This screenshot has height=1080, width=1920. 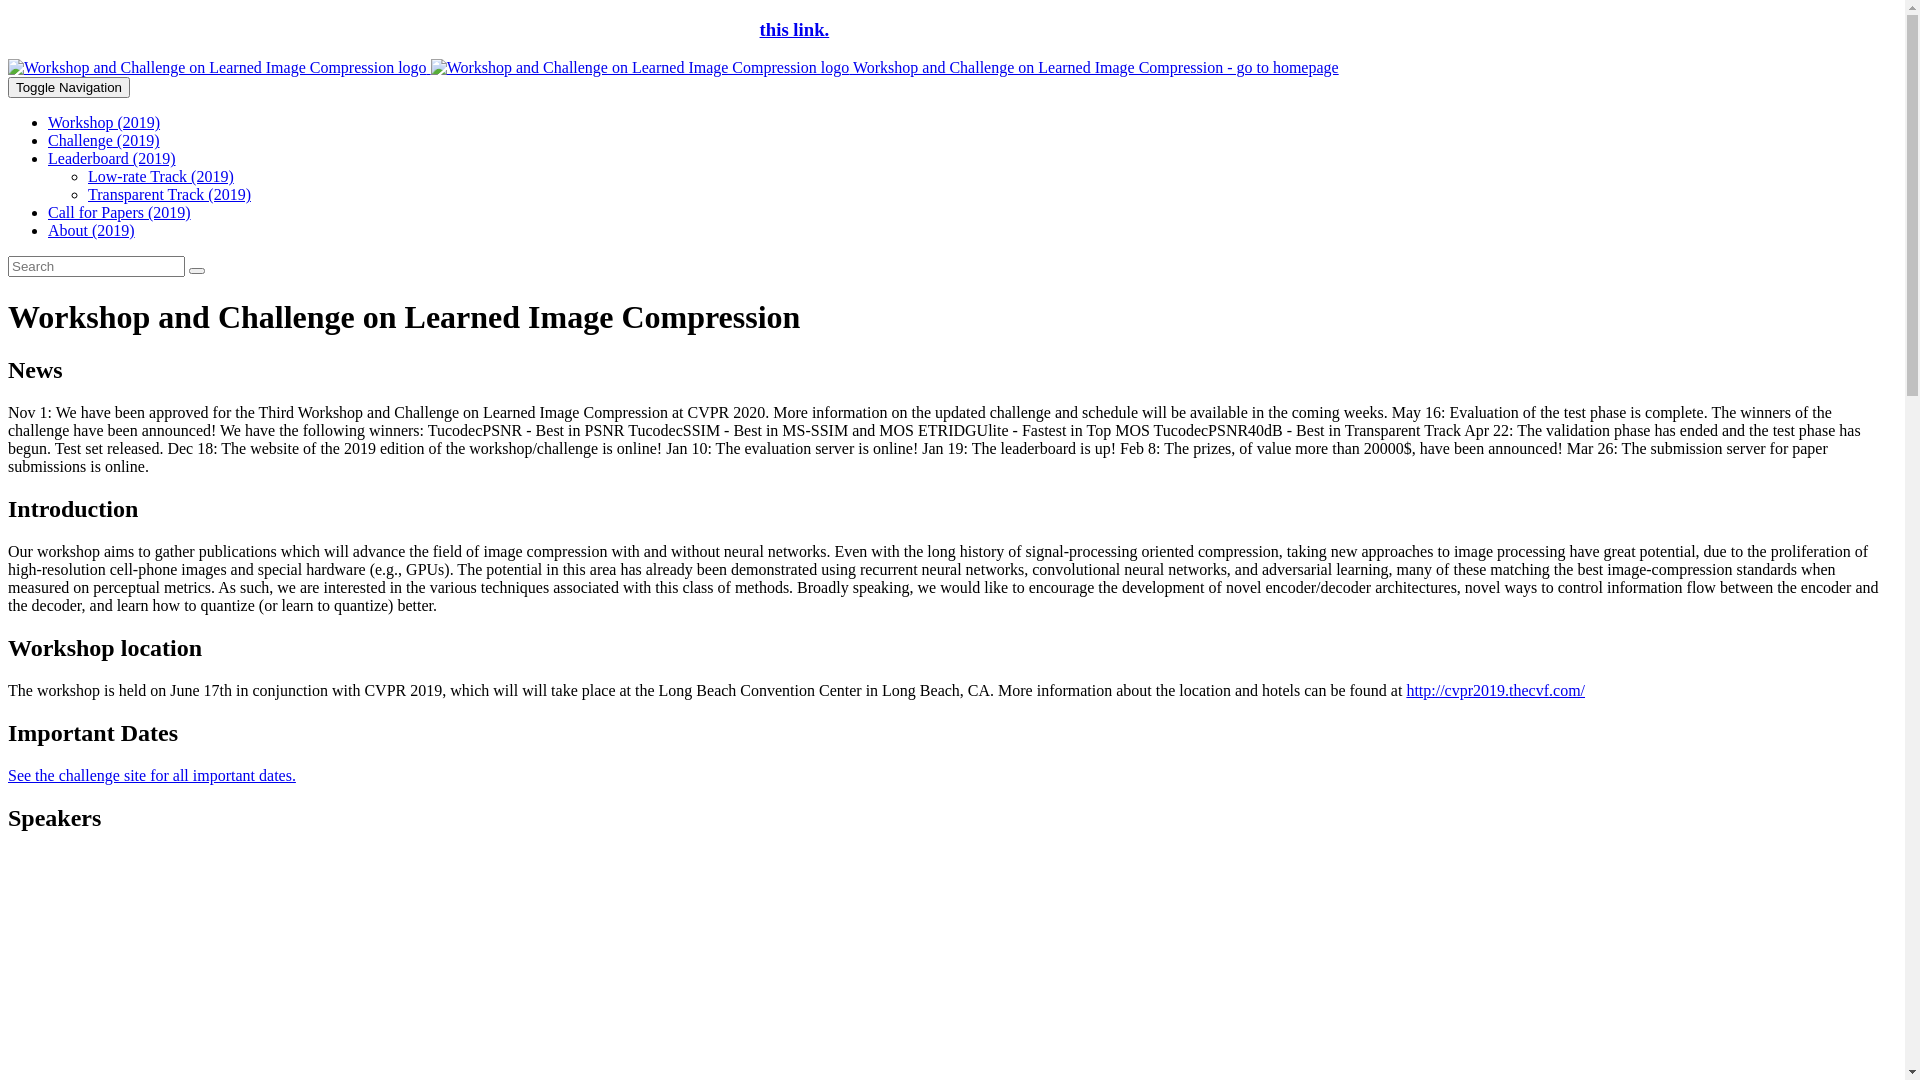 What do you see at coordinates (151, 774) in the screenshot?
I see `'See the challenge site for all important dates.'` at bounding box center [151, 774].